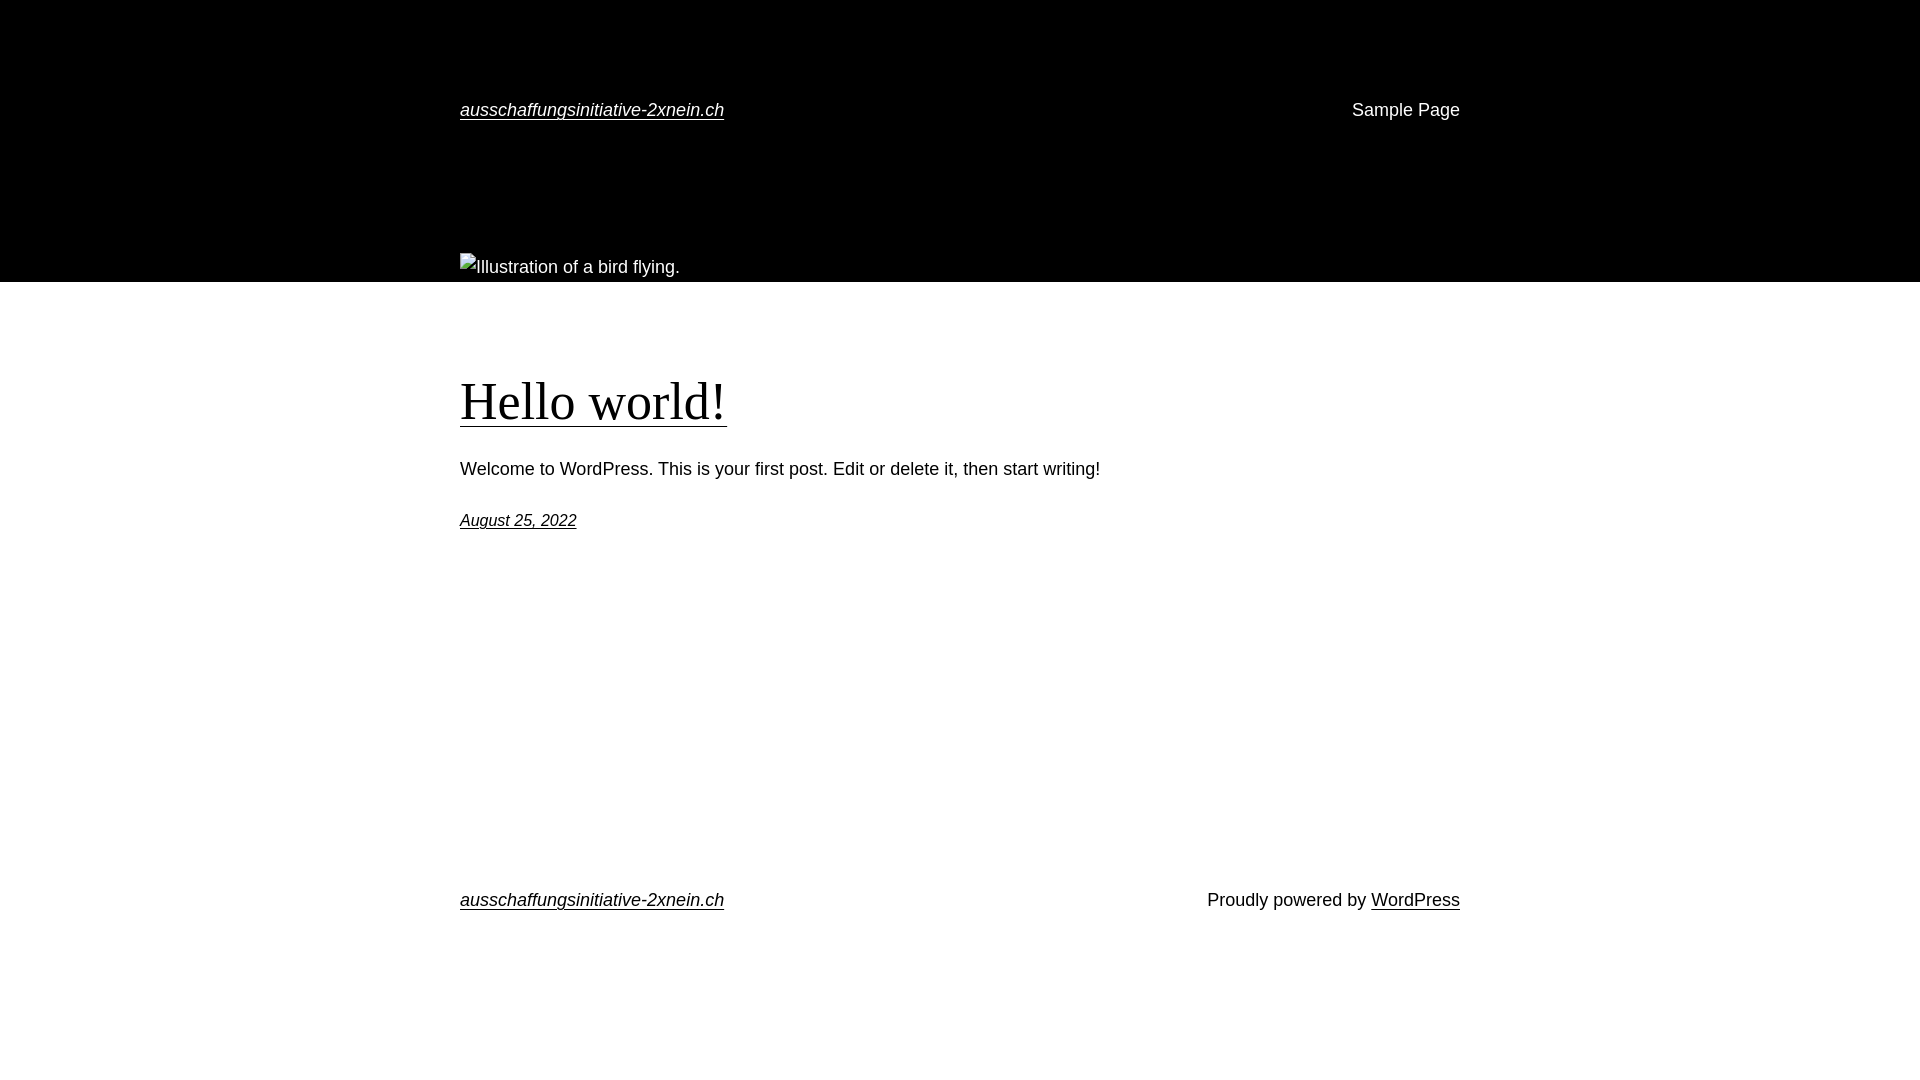 This screenshot has width=1920, height=1080. What do you see at coordinates (1405, 110) in the screenshot?
I see `'Sample Page'` at bounding box center [1405, 110].